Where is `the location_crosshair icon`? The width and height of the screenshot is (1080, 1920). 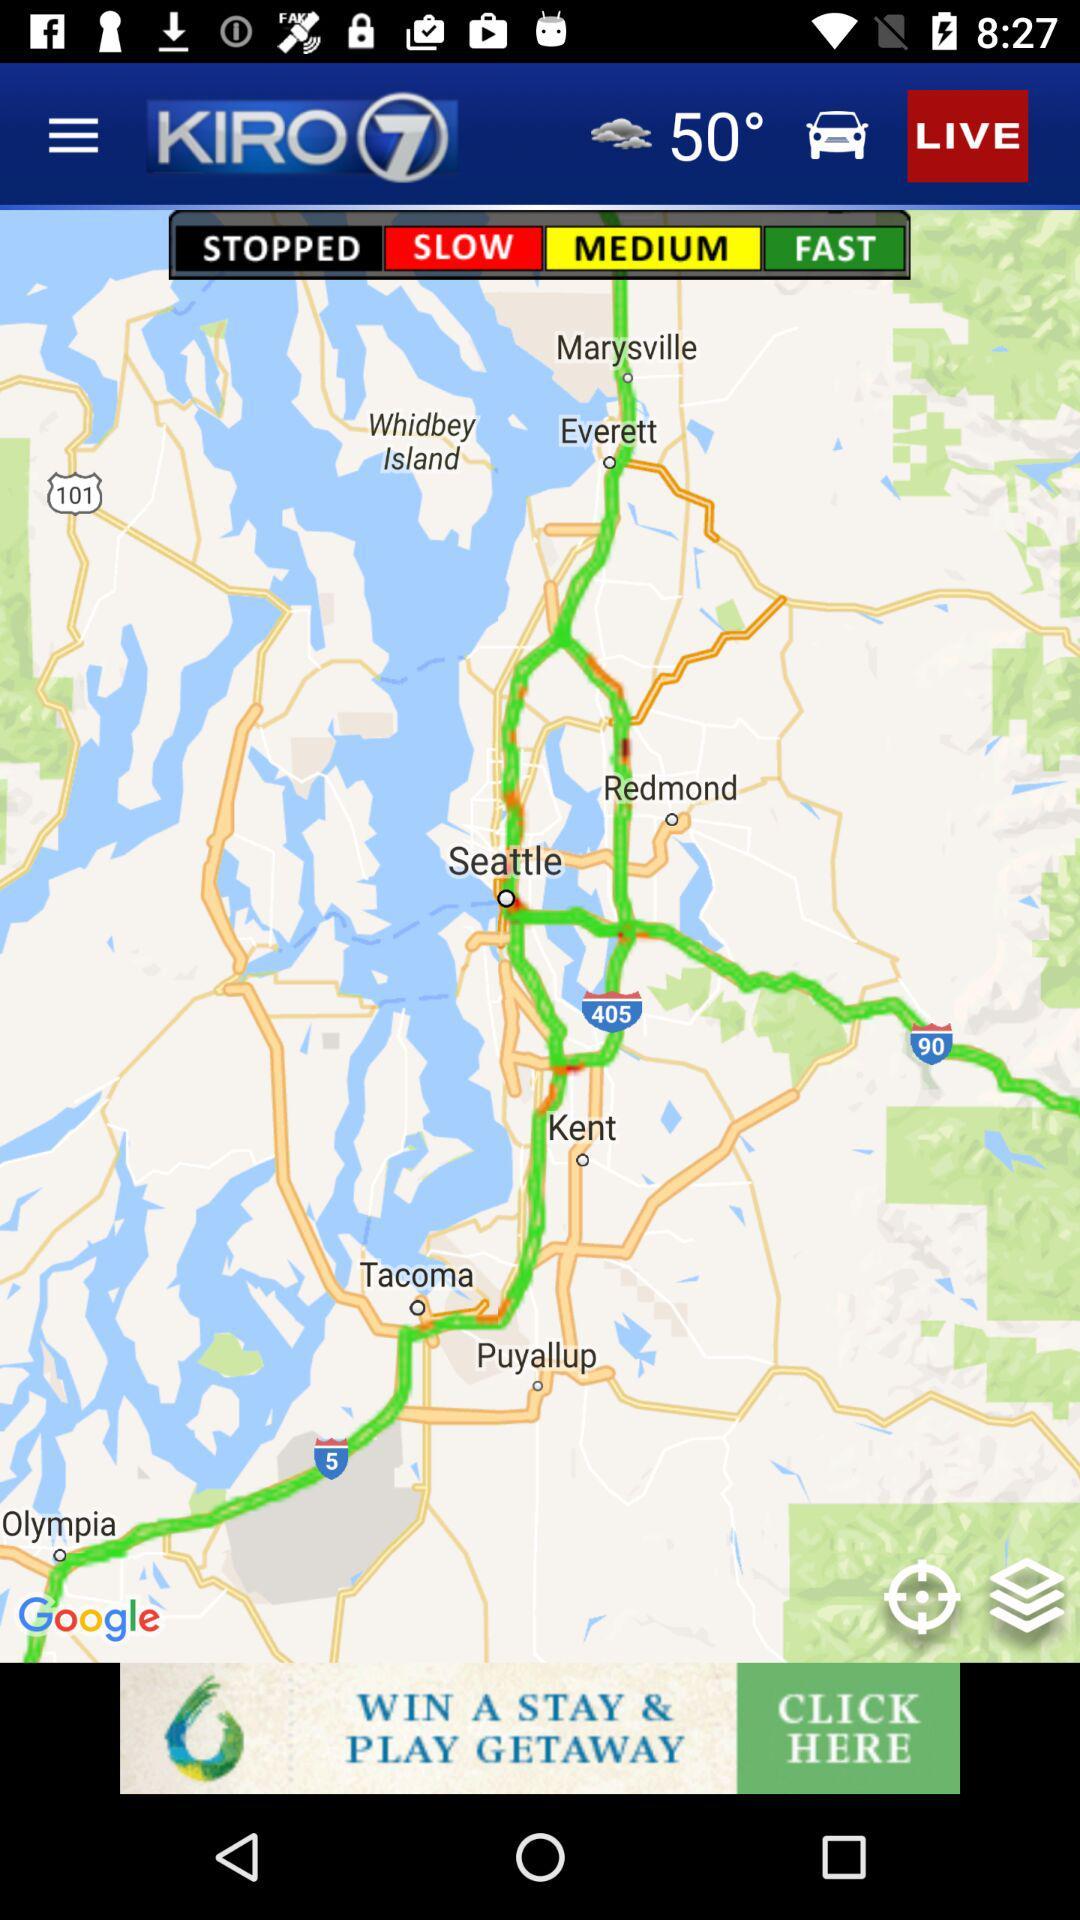 the location_crosshair icon is located at coordinates (922, 1610).